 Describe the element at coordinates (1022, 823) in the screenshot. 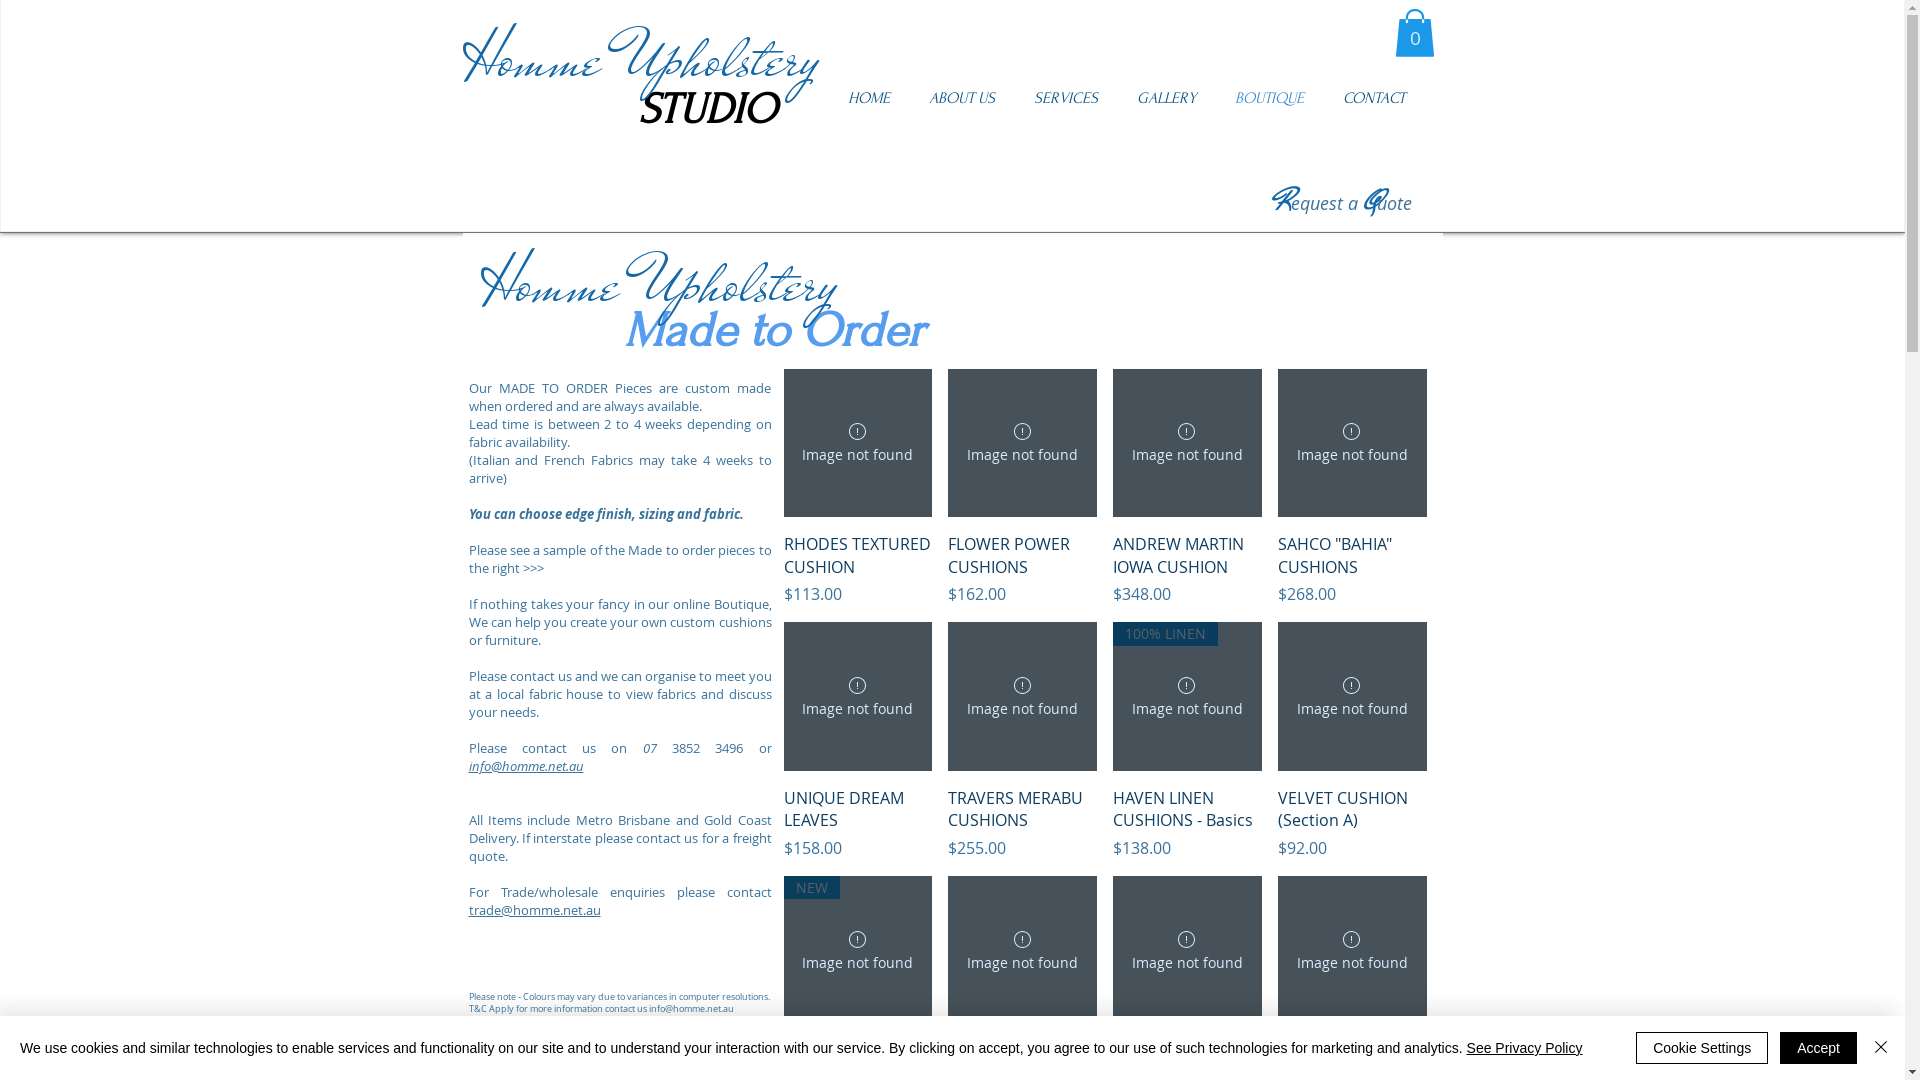

I see `'TRAVERS MERABU CUSHIONS` at that location.